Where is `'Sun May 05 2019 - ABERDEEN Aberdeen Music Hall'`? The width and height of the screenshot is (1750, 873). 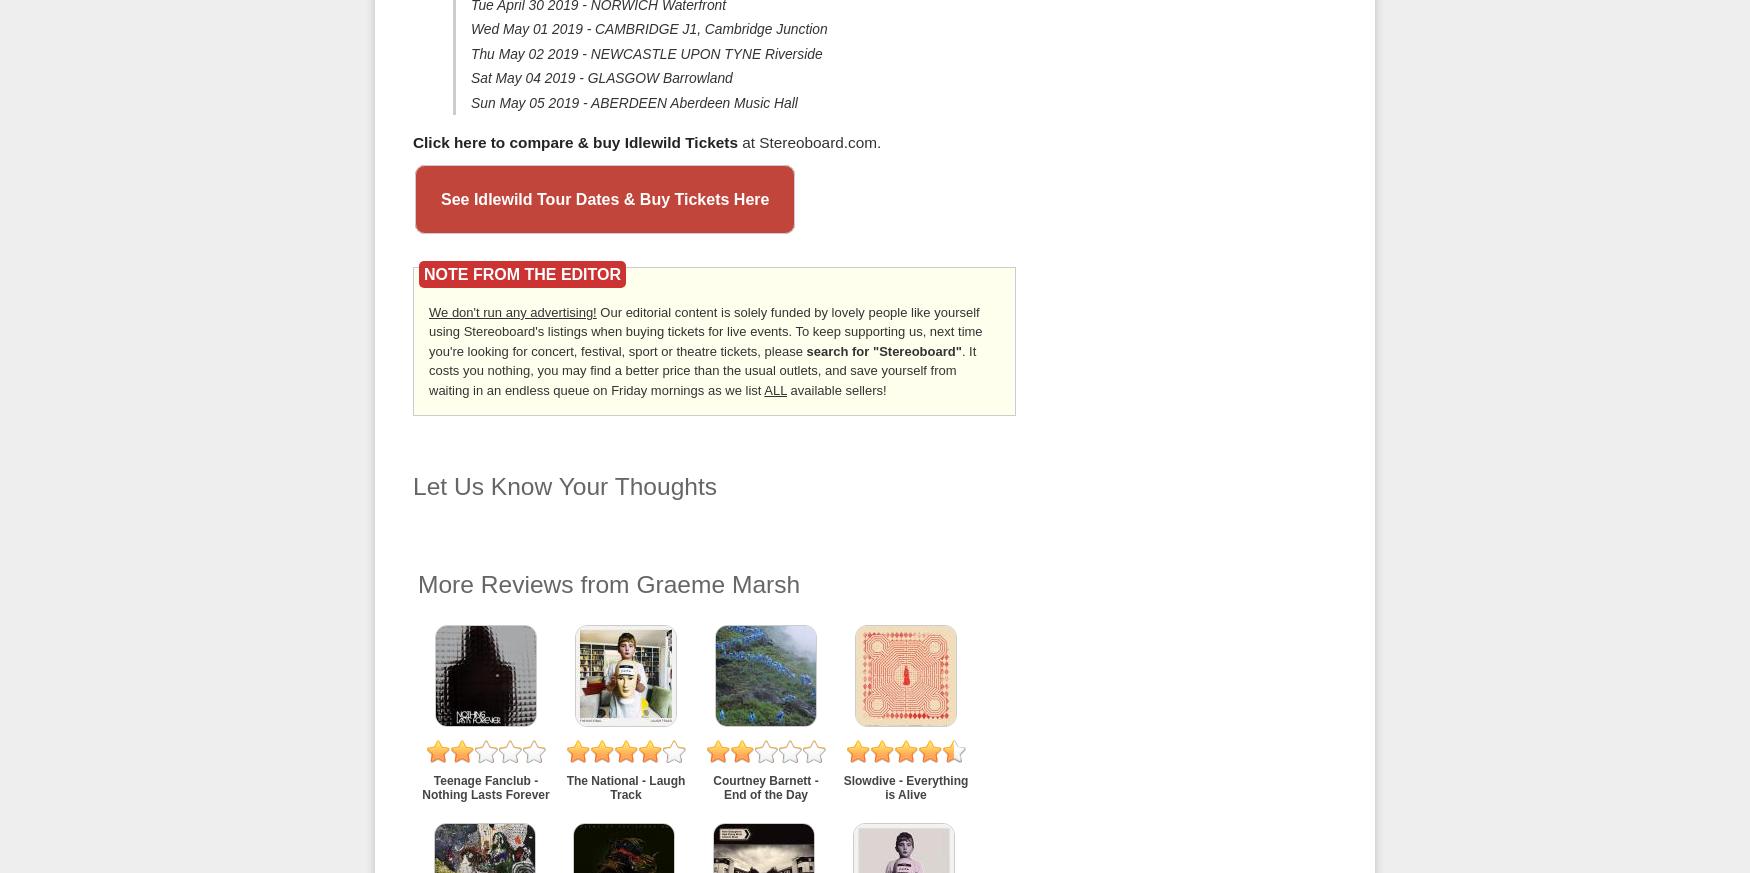
'Sun May 05 2019 - ABERDEEN Aberdeen Music Hall' is located at coordinates (633, 101).